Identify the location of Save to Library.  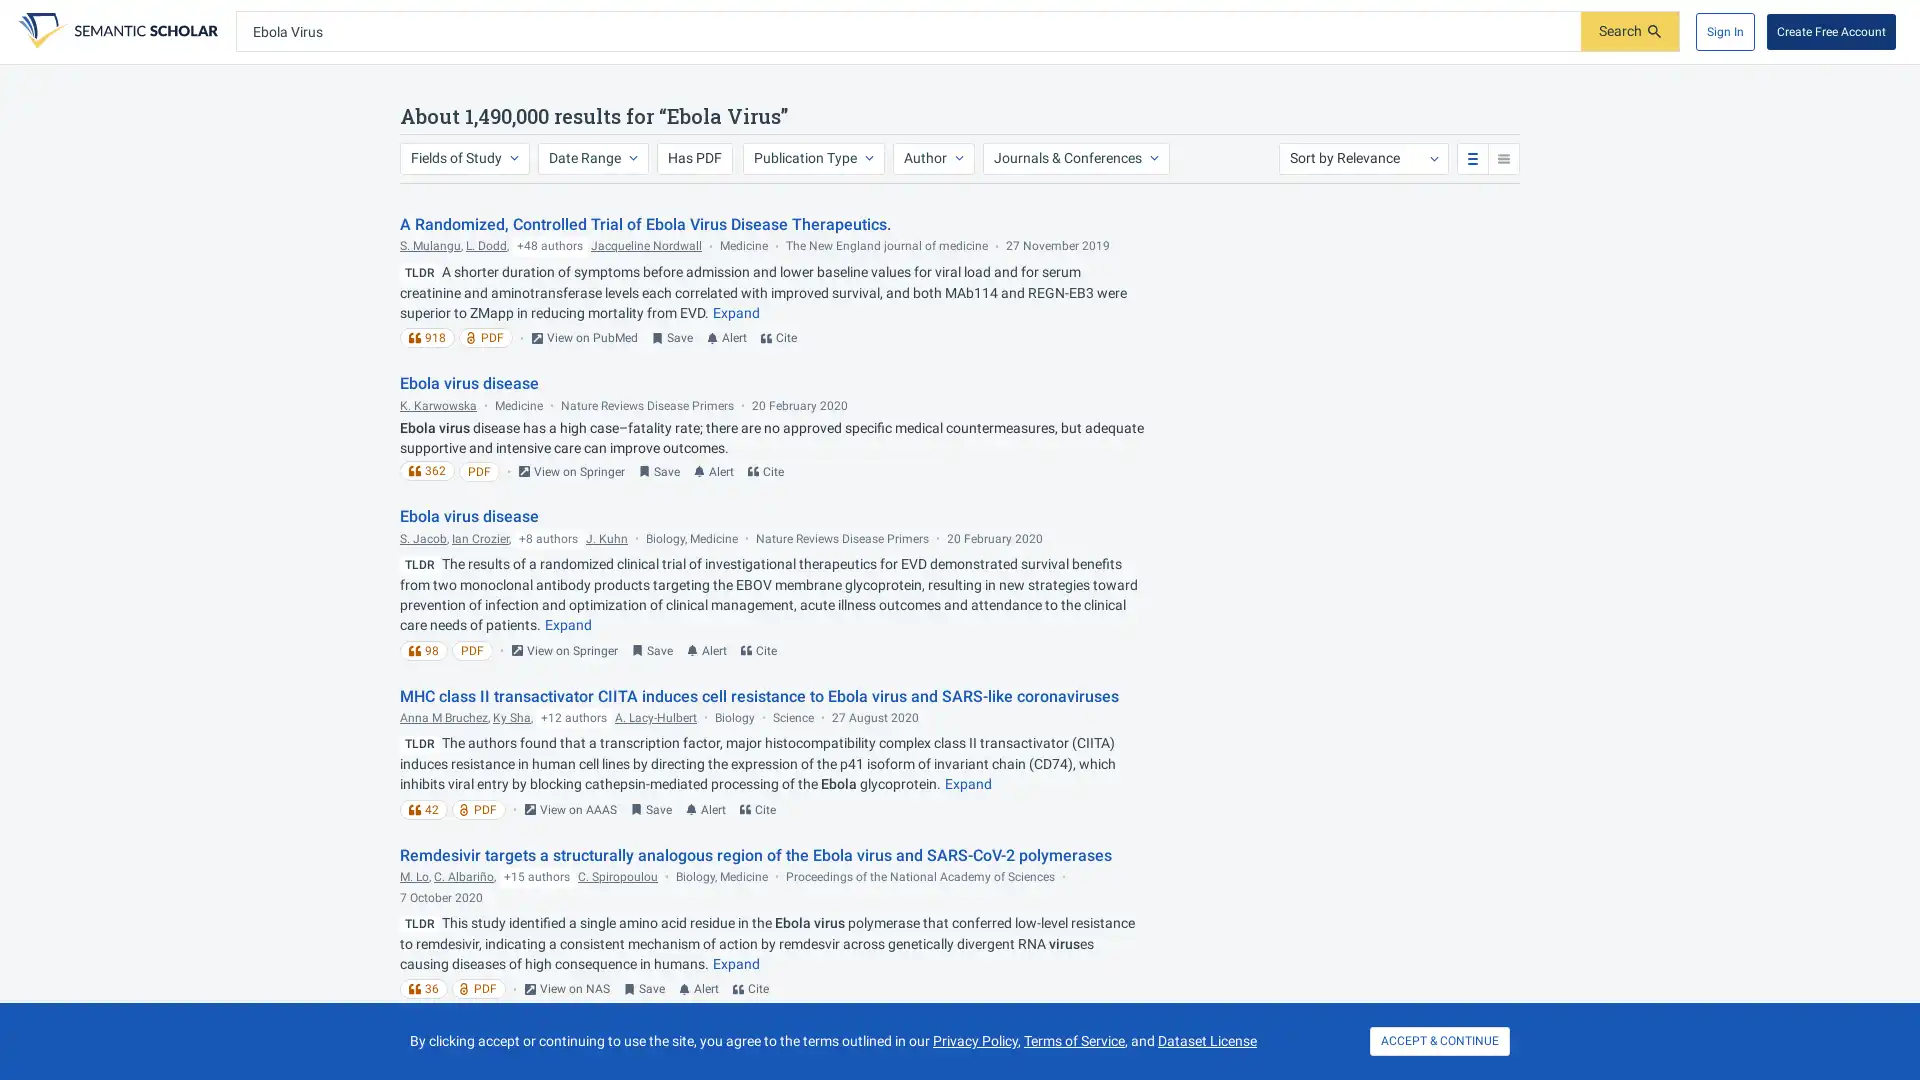
(651, 808).